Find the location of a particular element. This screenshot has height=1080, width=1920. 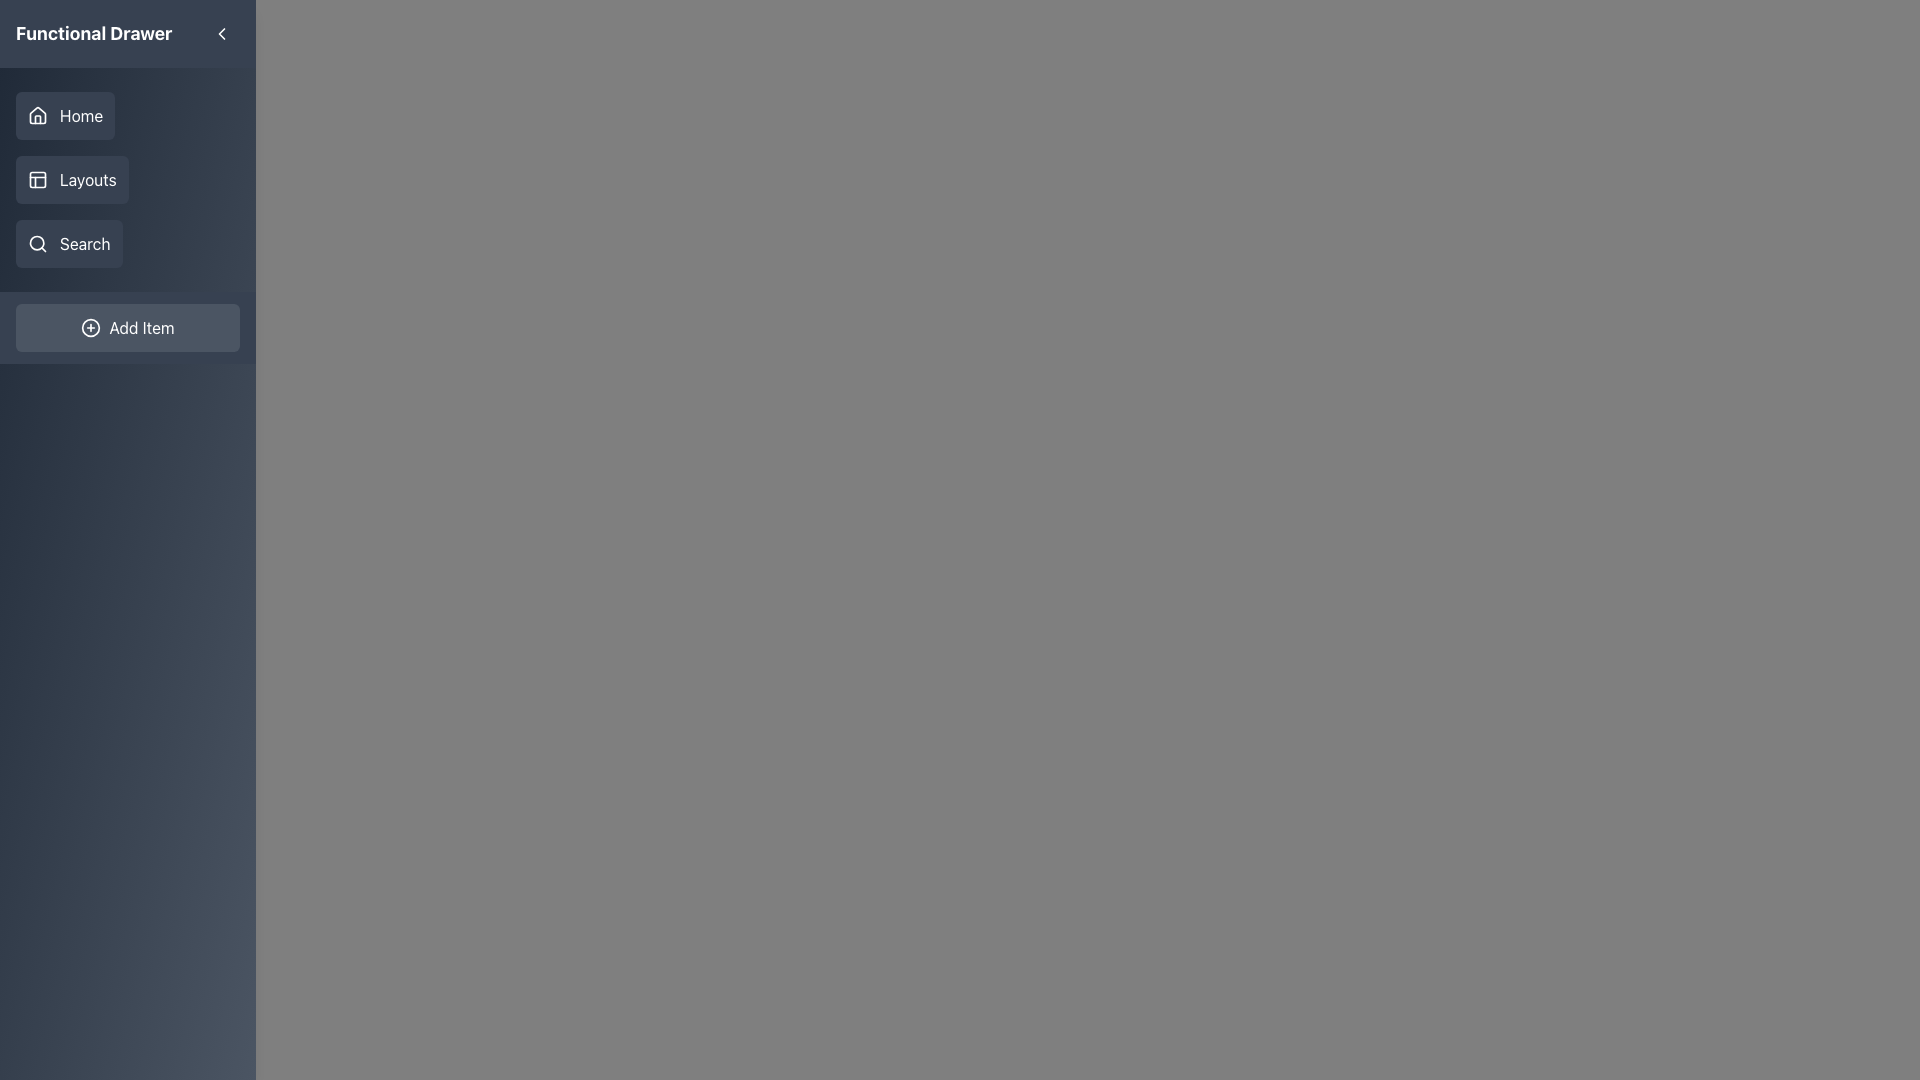

the rectangular icon with a thick border and inner grid arrangement, located to the left of the text label 'Layouts' in the left-hand navigation menu is located at coordinates (38, 180).